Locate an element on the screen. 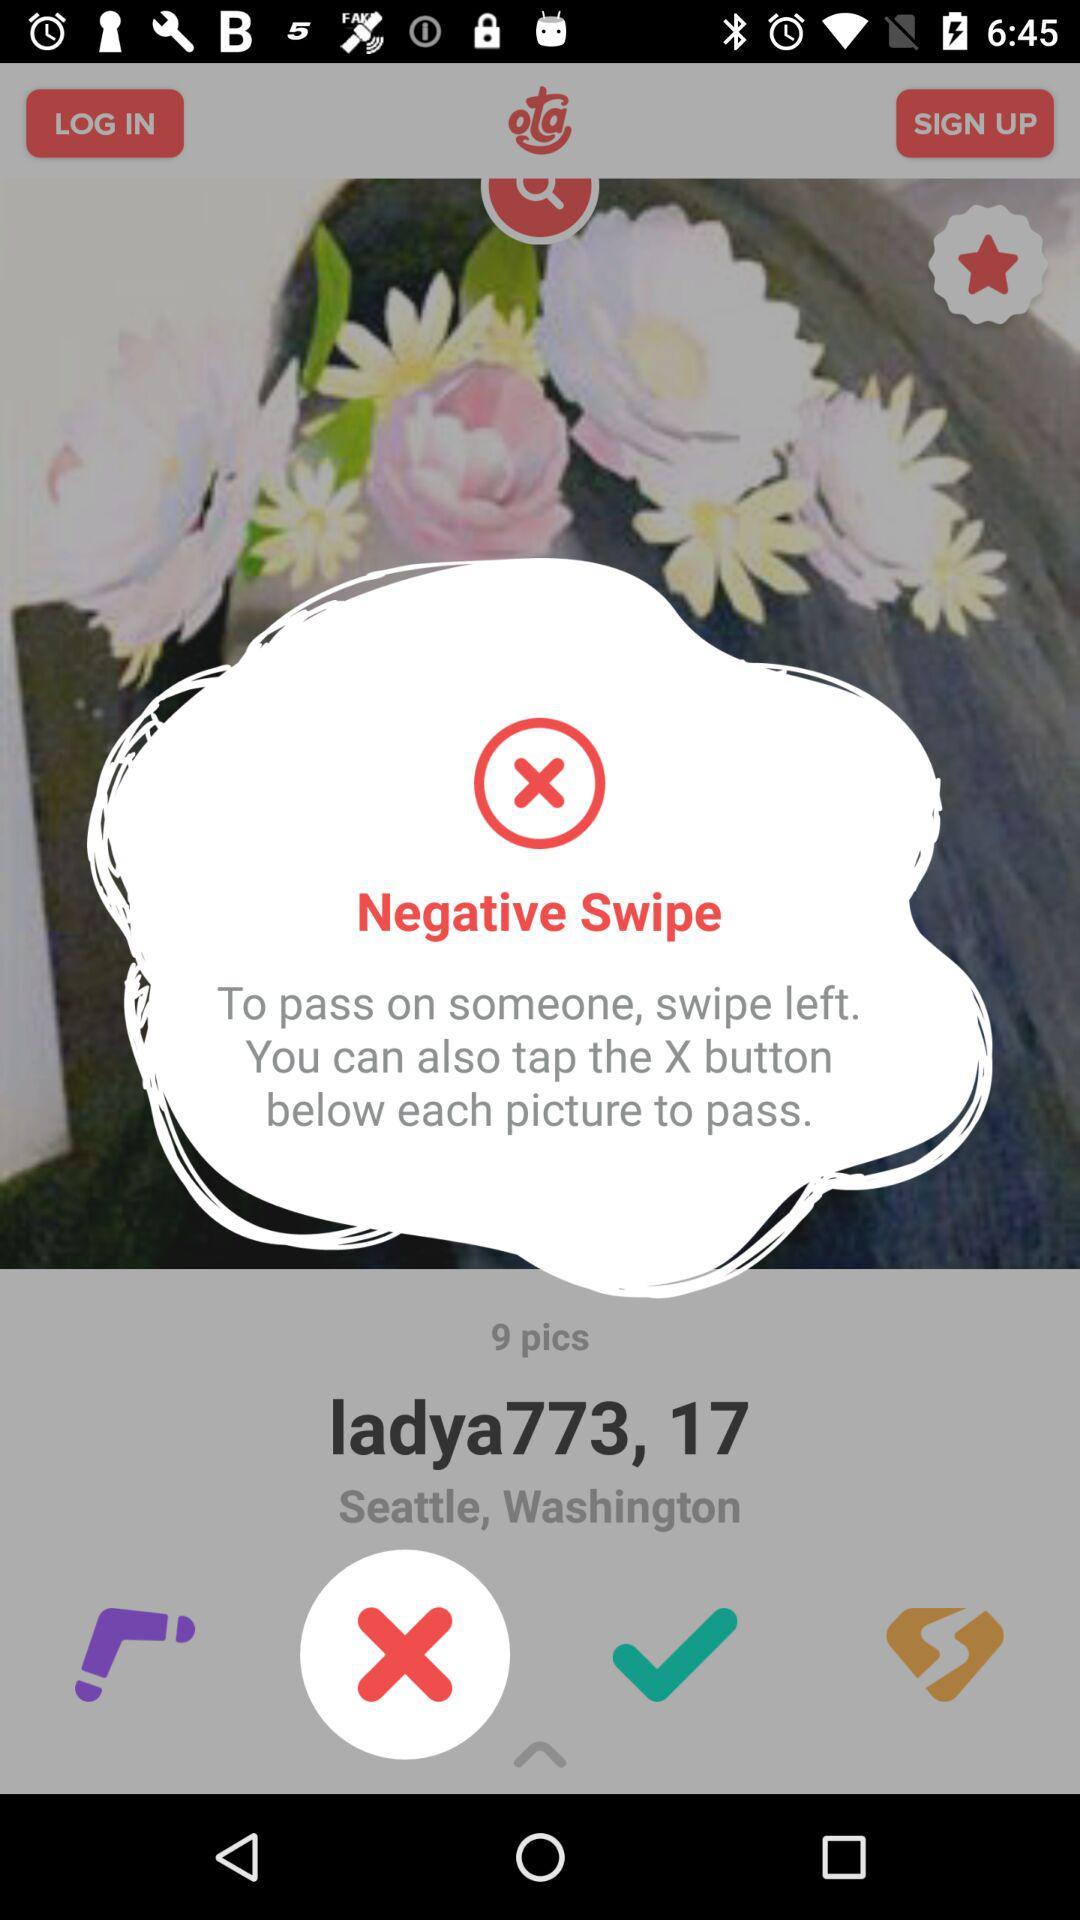  the icon below sign up option is located at coordinates (987, 269).